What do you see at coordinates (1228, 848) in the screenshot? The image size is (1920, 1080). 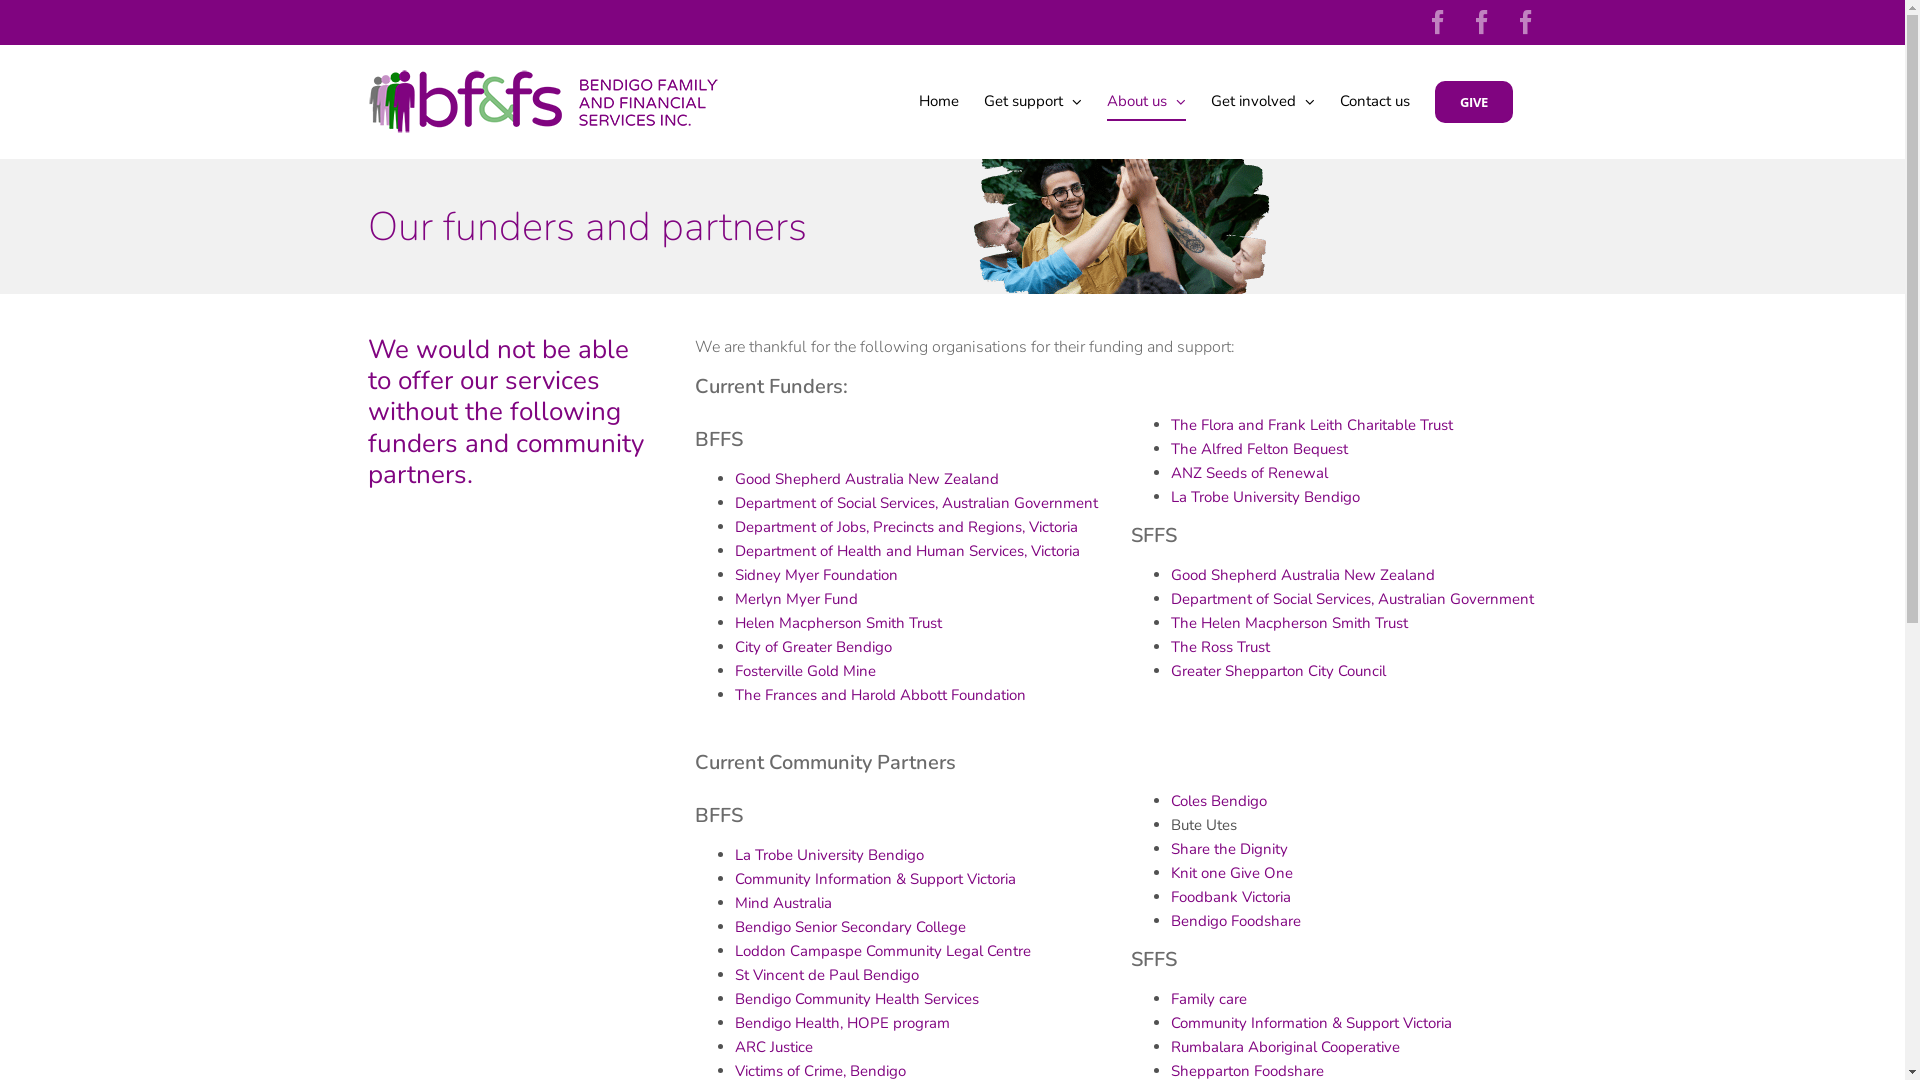 I see `'Share the Dignity'` at bounding box center [1228, 848].